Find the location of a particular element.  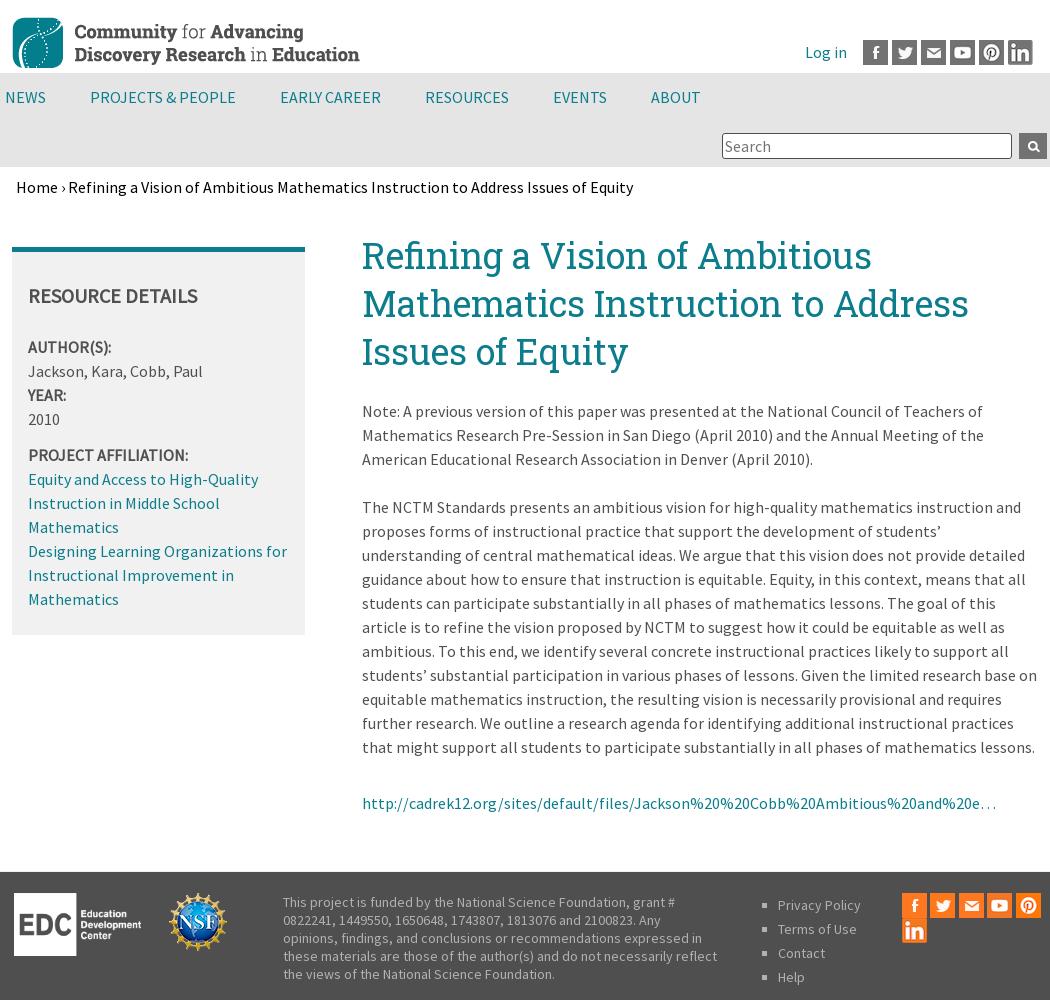

'This project is funded by the National Science Foundation, grant # 0822241, 1449550, 1650648, 1743807, 1813076 and 2100823. Any opinions, findings, and conclusions or recommendations expressed in these materials are those of the author(s) and do not necessarily reflect the views of the National Science Foundation.' is located at coordinates (499, 938).